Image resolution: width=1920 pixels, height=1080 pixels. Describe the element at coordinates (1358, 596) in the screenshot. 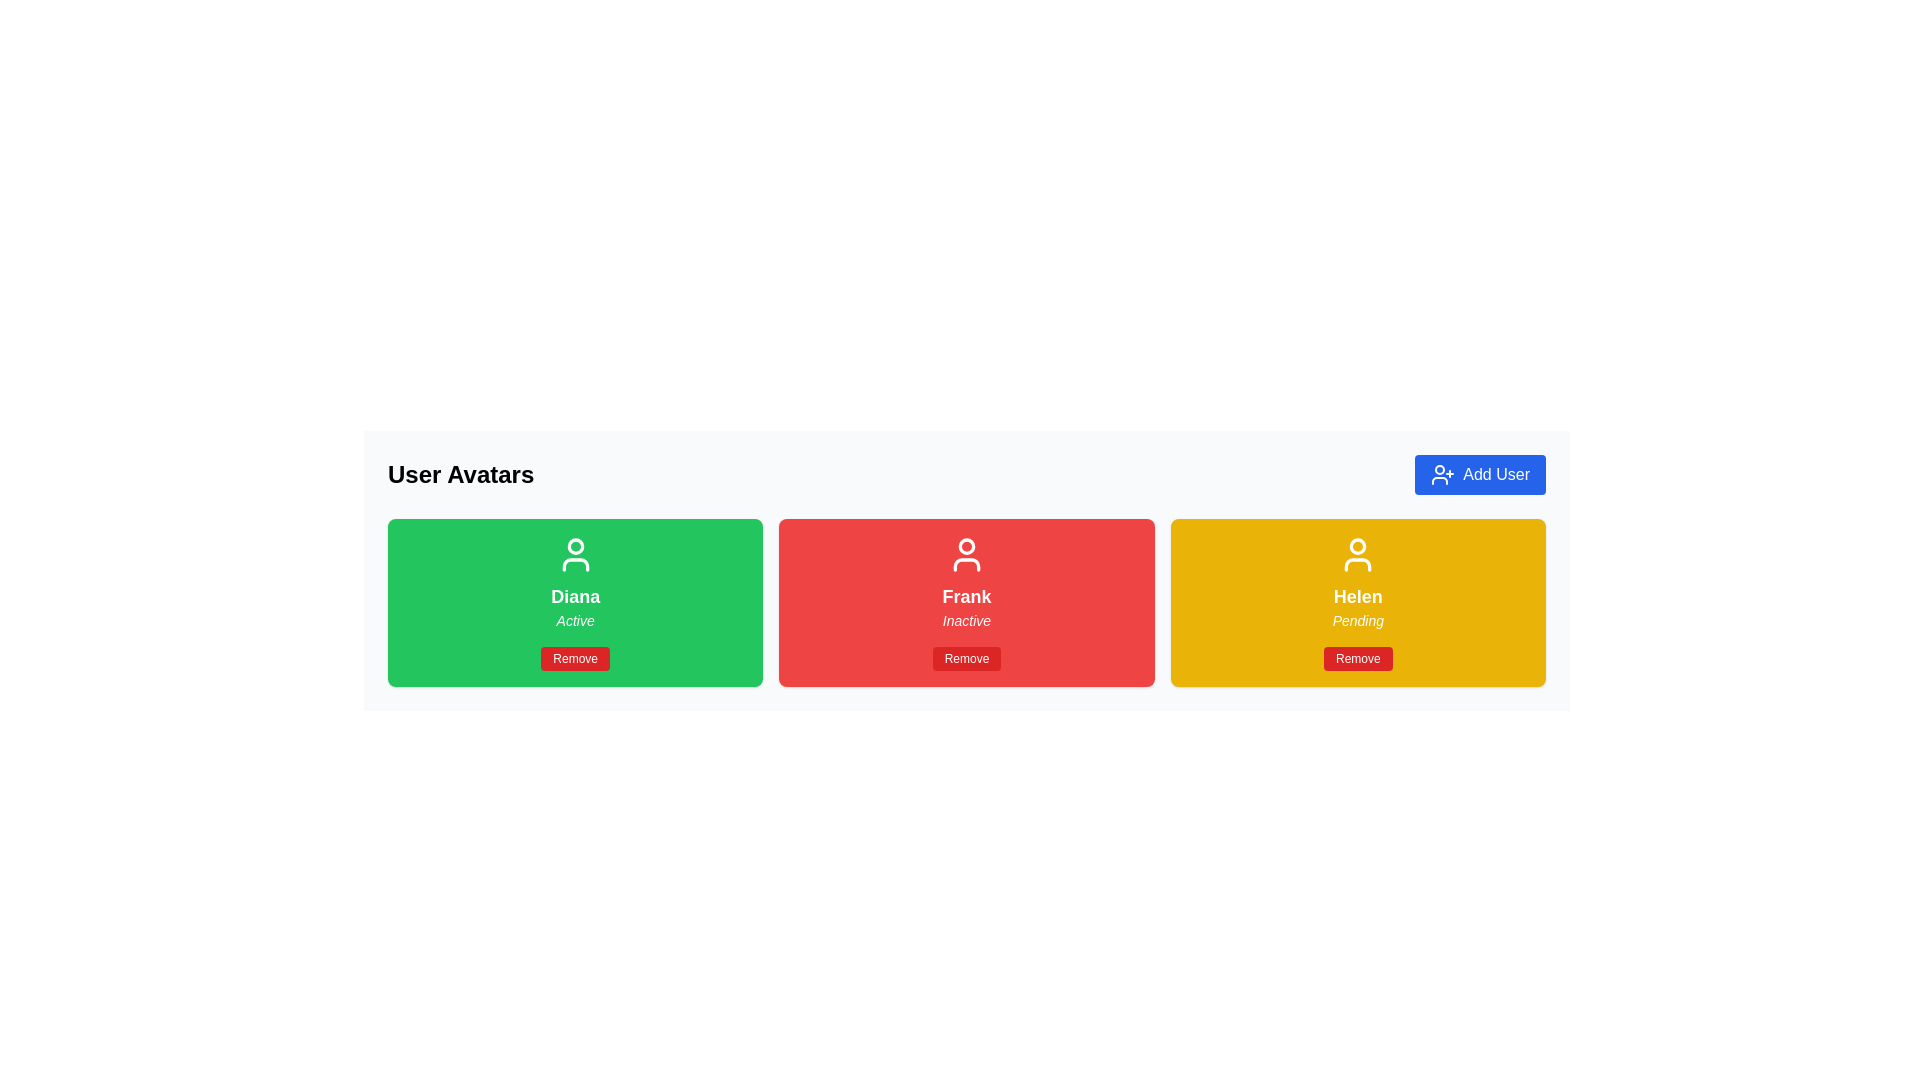

I see `the bold text labeled 'Helen' located centrally in the yellow card, which is part of a grid of user information cards` at that location.